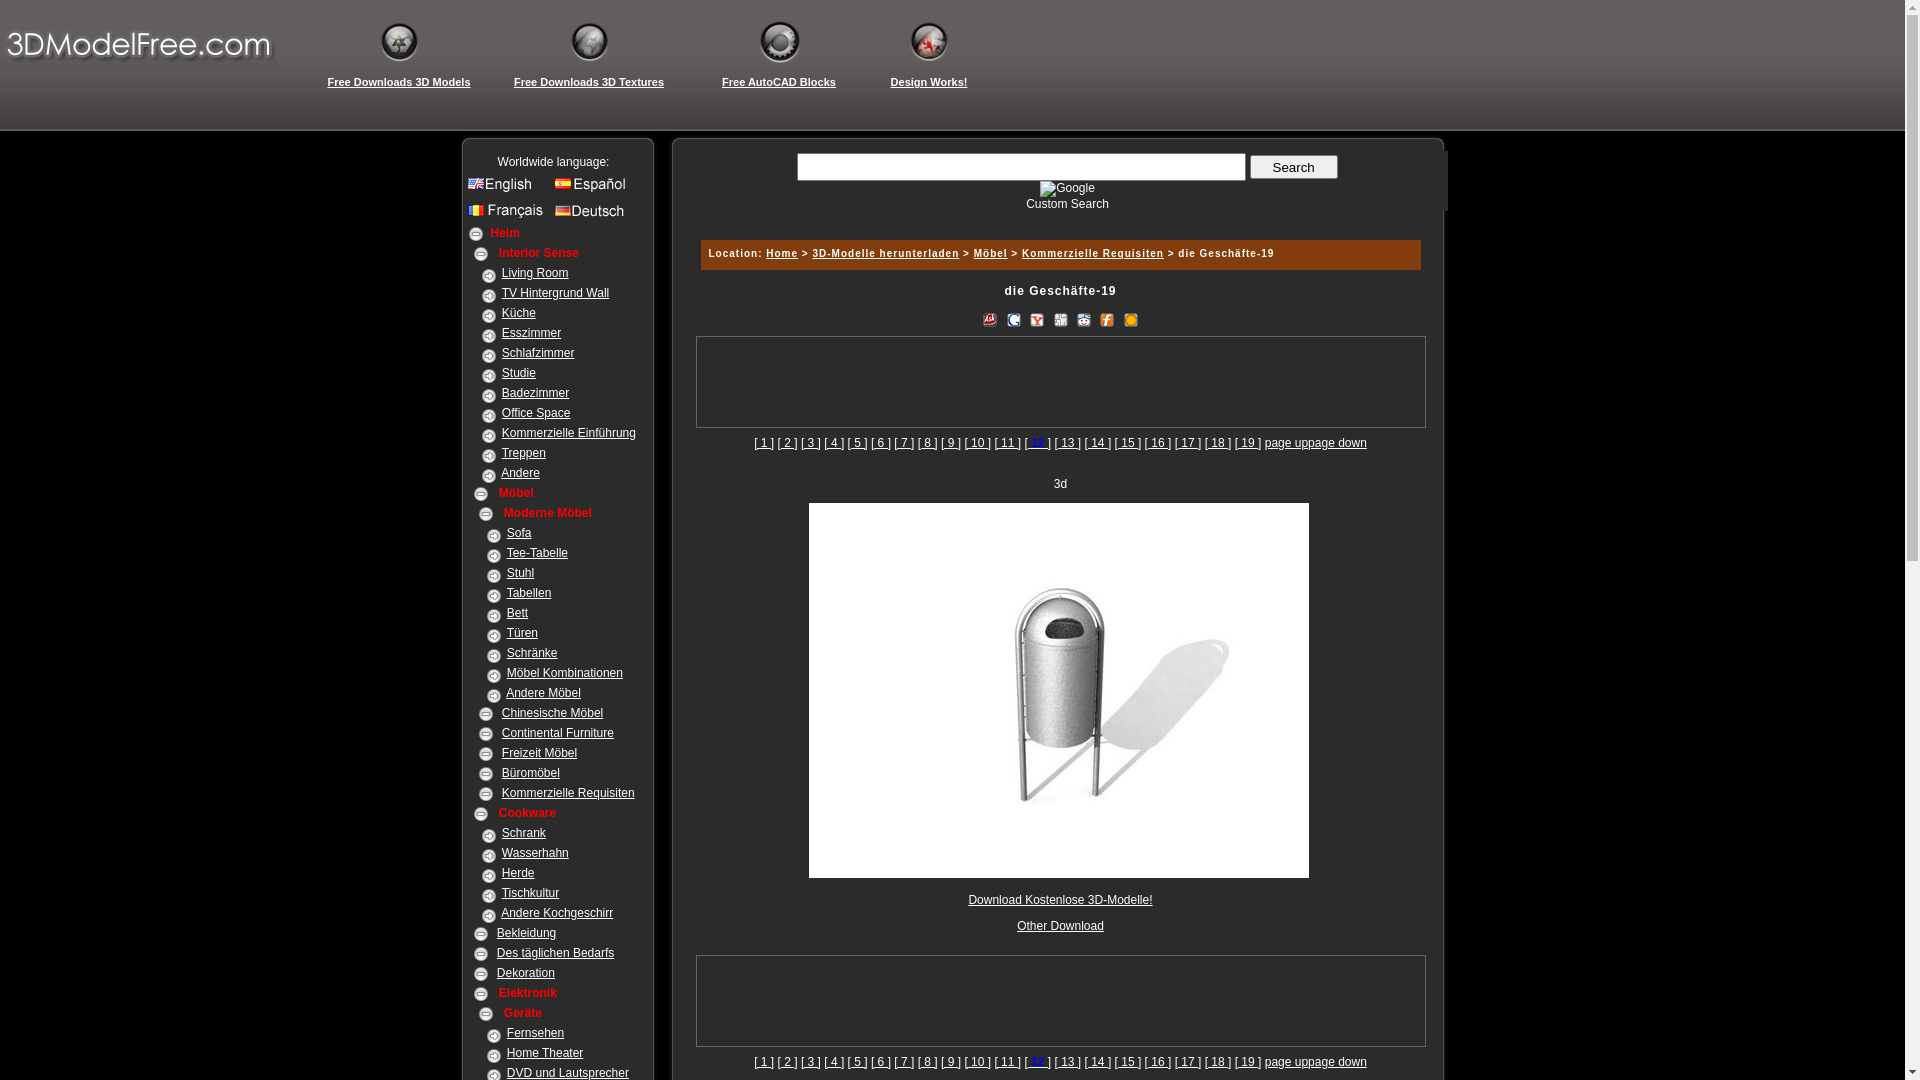  Describe the element at coordinates (538, 352) in the screenshot. I see `'Schlafzimmer'` at that location.